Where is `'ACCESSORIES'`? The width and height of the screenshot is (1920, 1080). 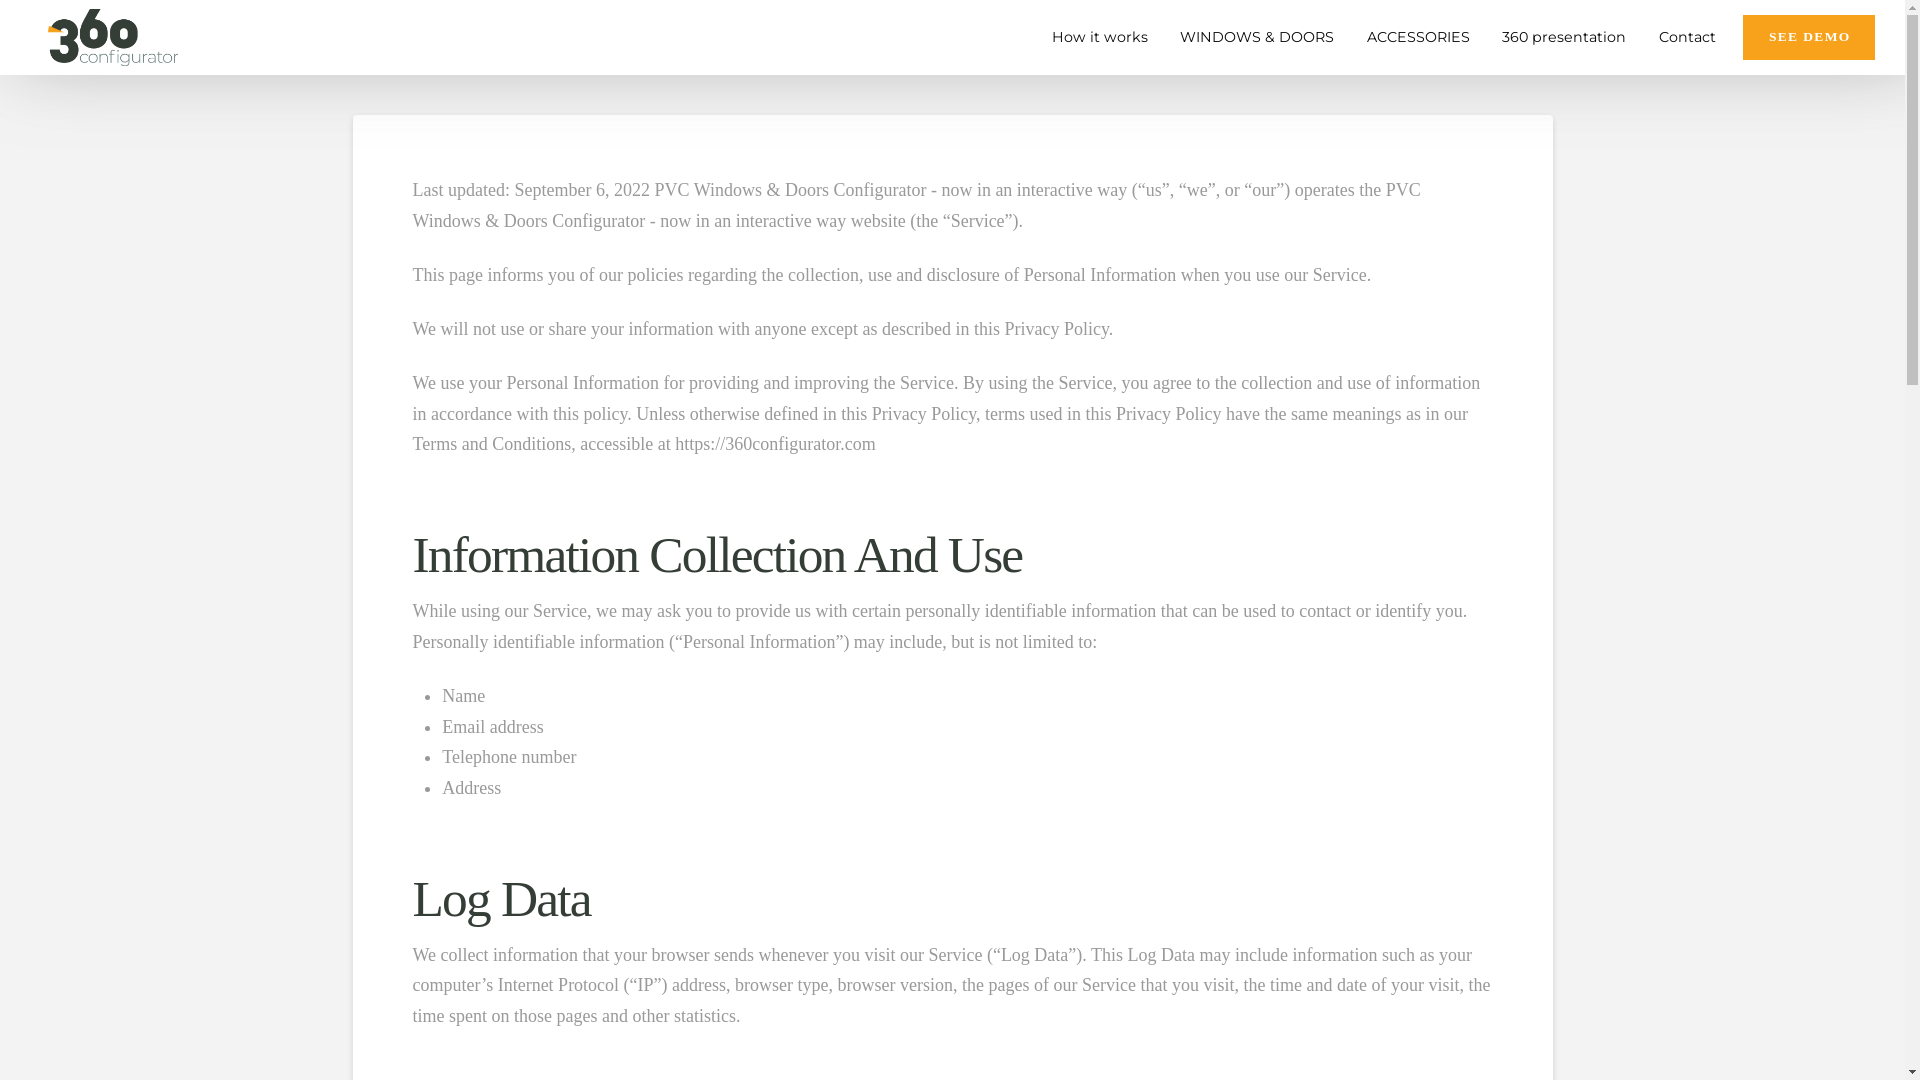
'ACCESSORIES' is located at coordinates (1414, 37).